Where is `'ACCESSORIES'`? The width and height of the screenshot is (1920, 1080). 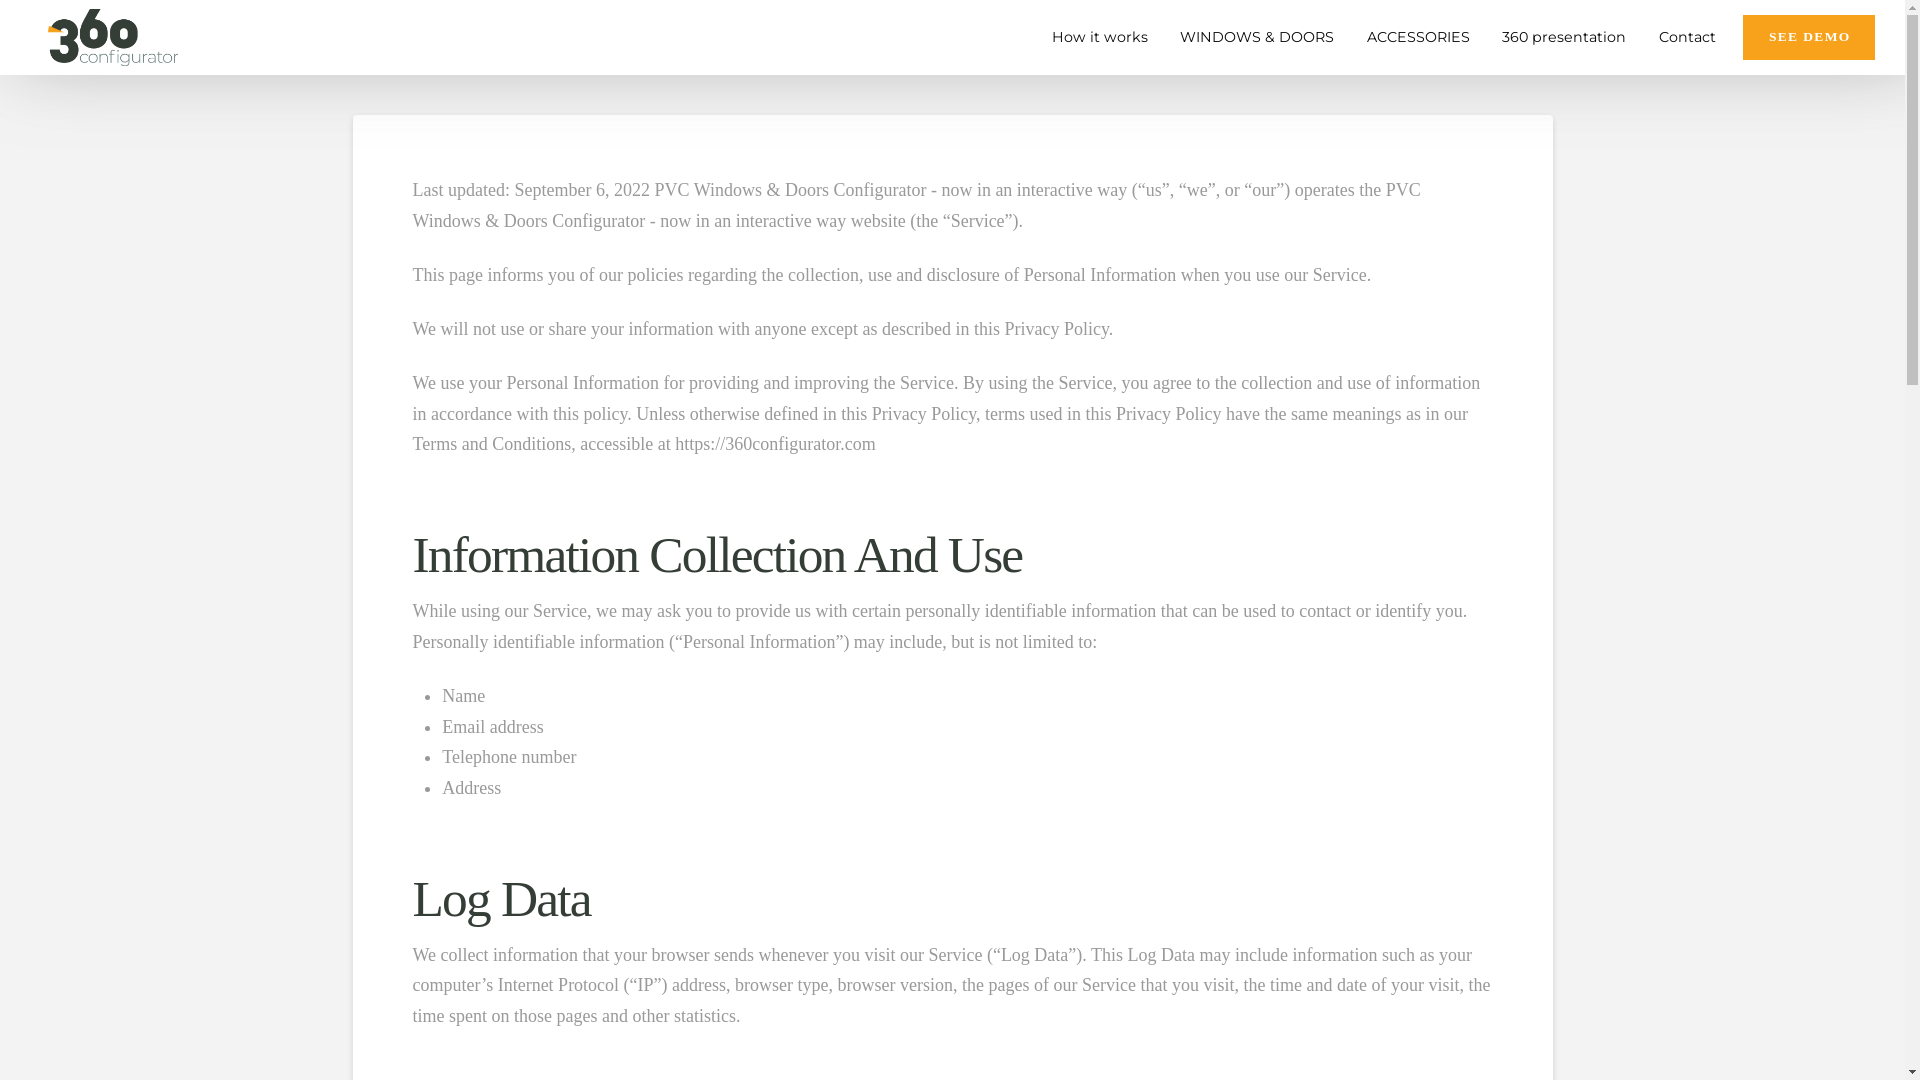
'ACCESSORIES' is located at coordinates (1414, 37).